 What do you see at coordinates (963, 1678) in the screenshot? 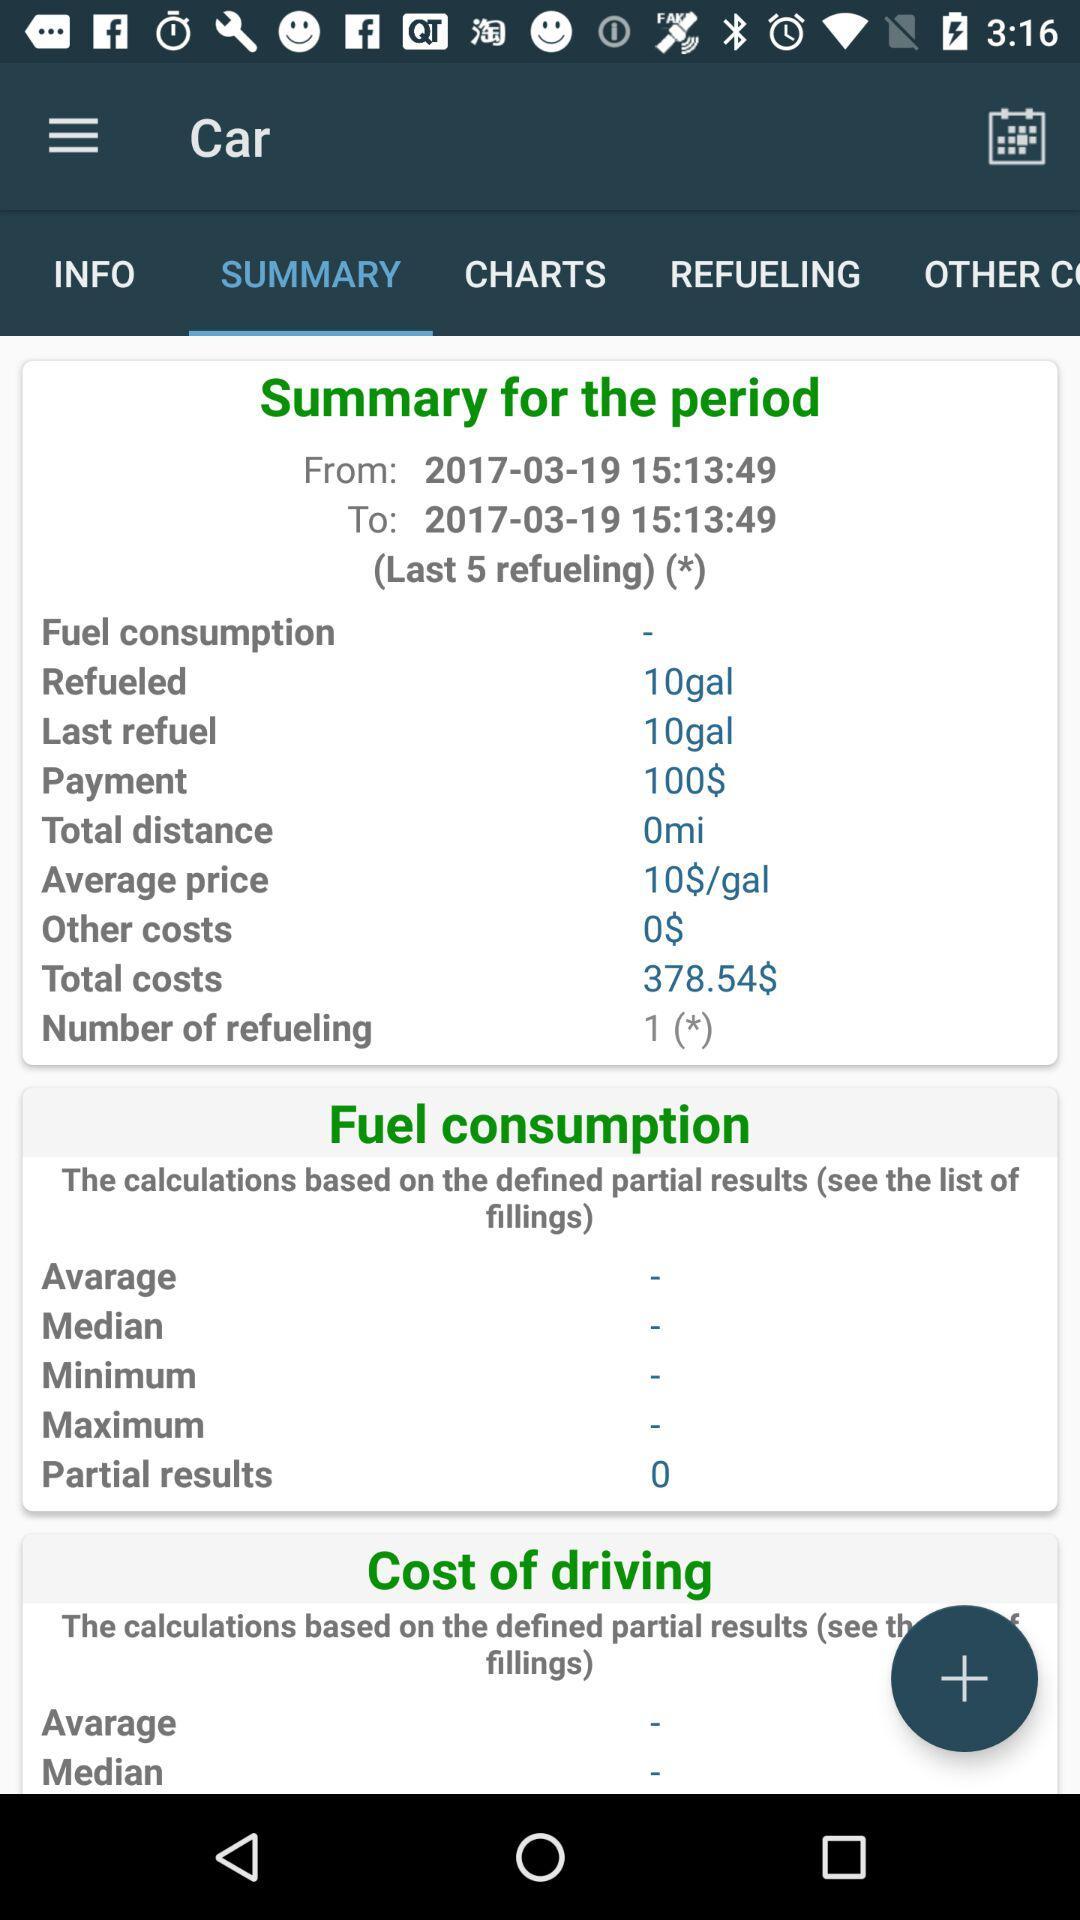
I see `adding button` at bounding box center [963, 1678].